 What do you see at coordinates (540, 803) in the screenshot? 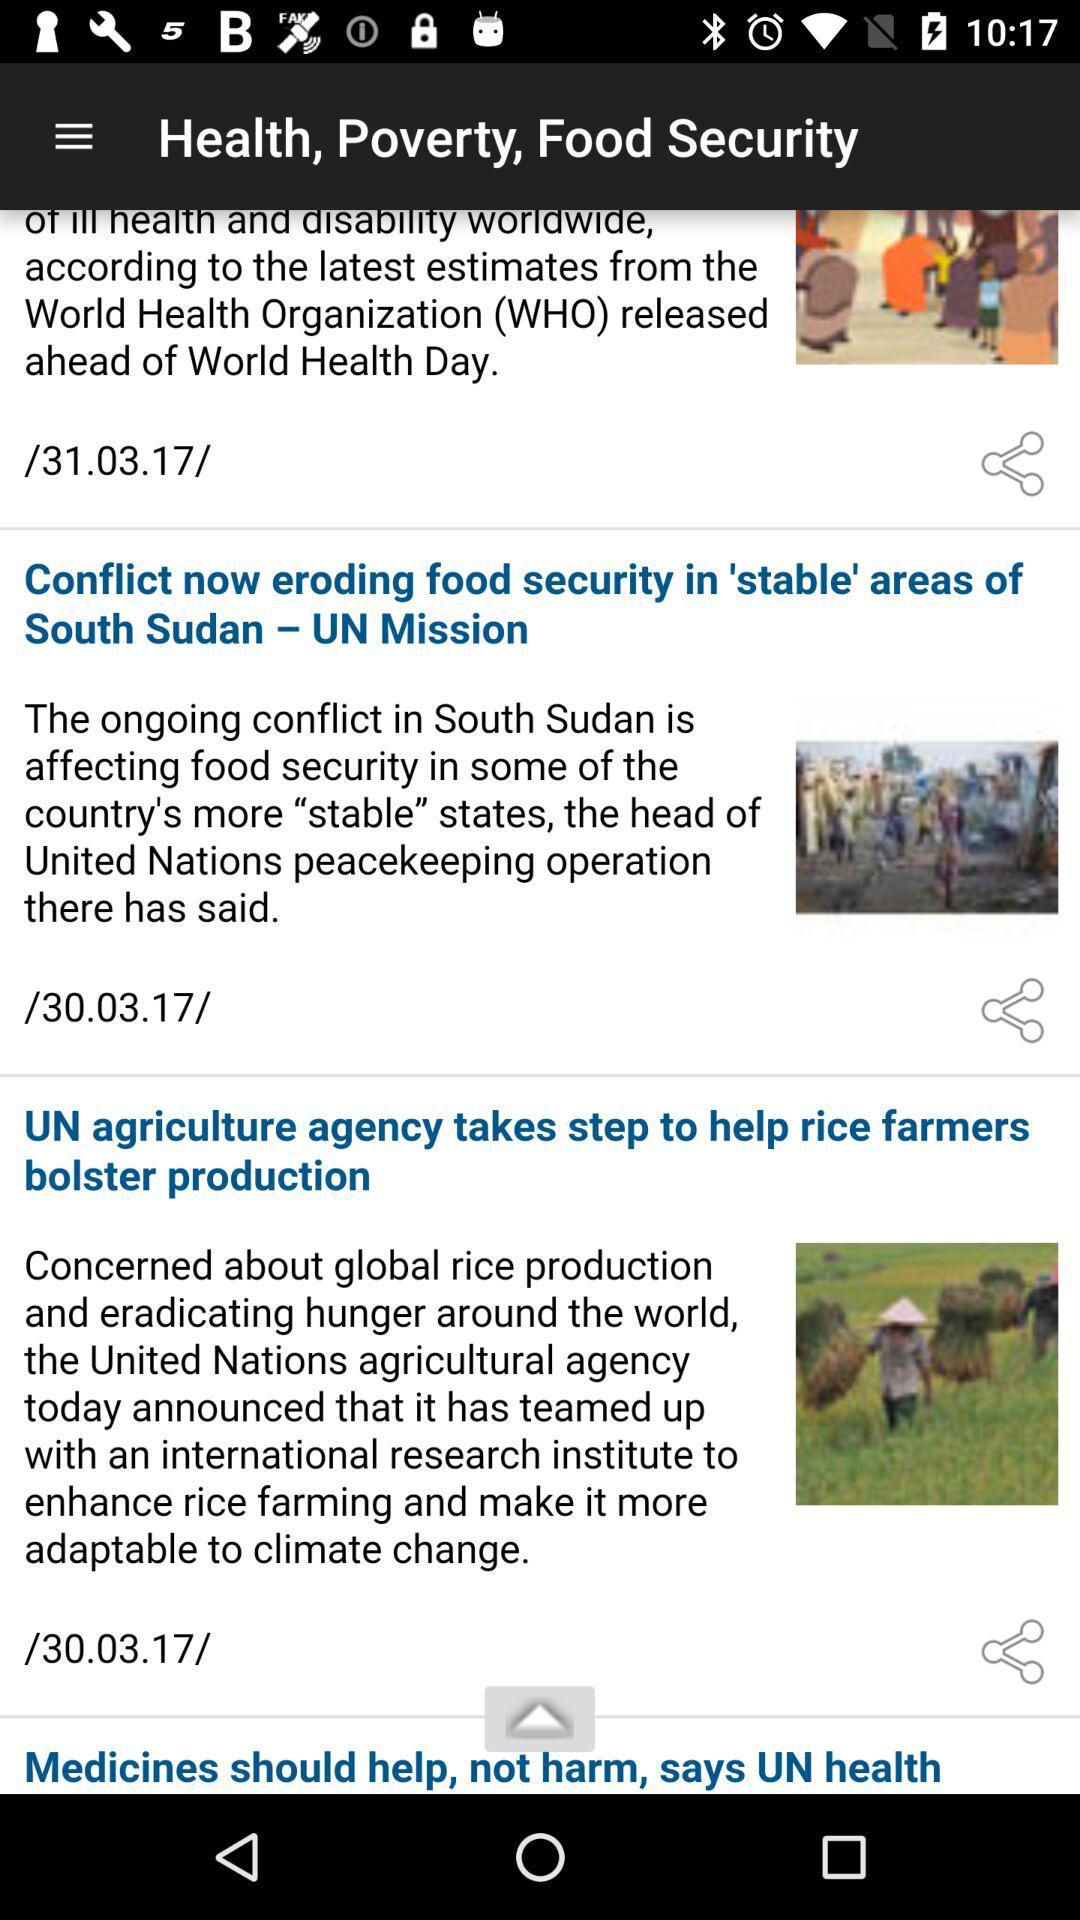
I see `open article` at bounding box center [540, 803].